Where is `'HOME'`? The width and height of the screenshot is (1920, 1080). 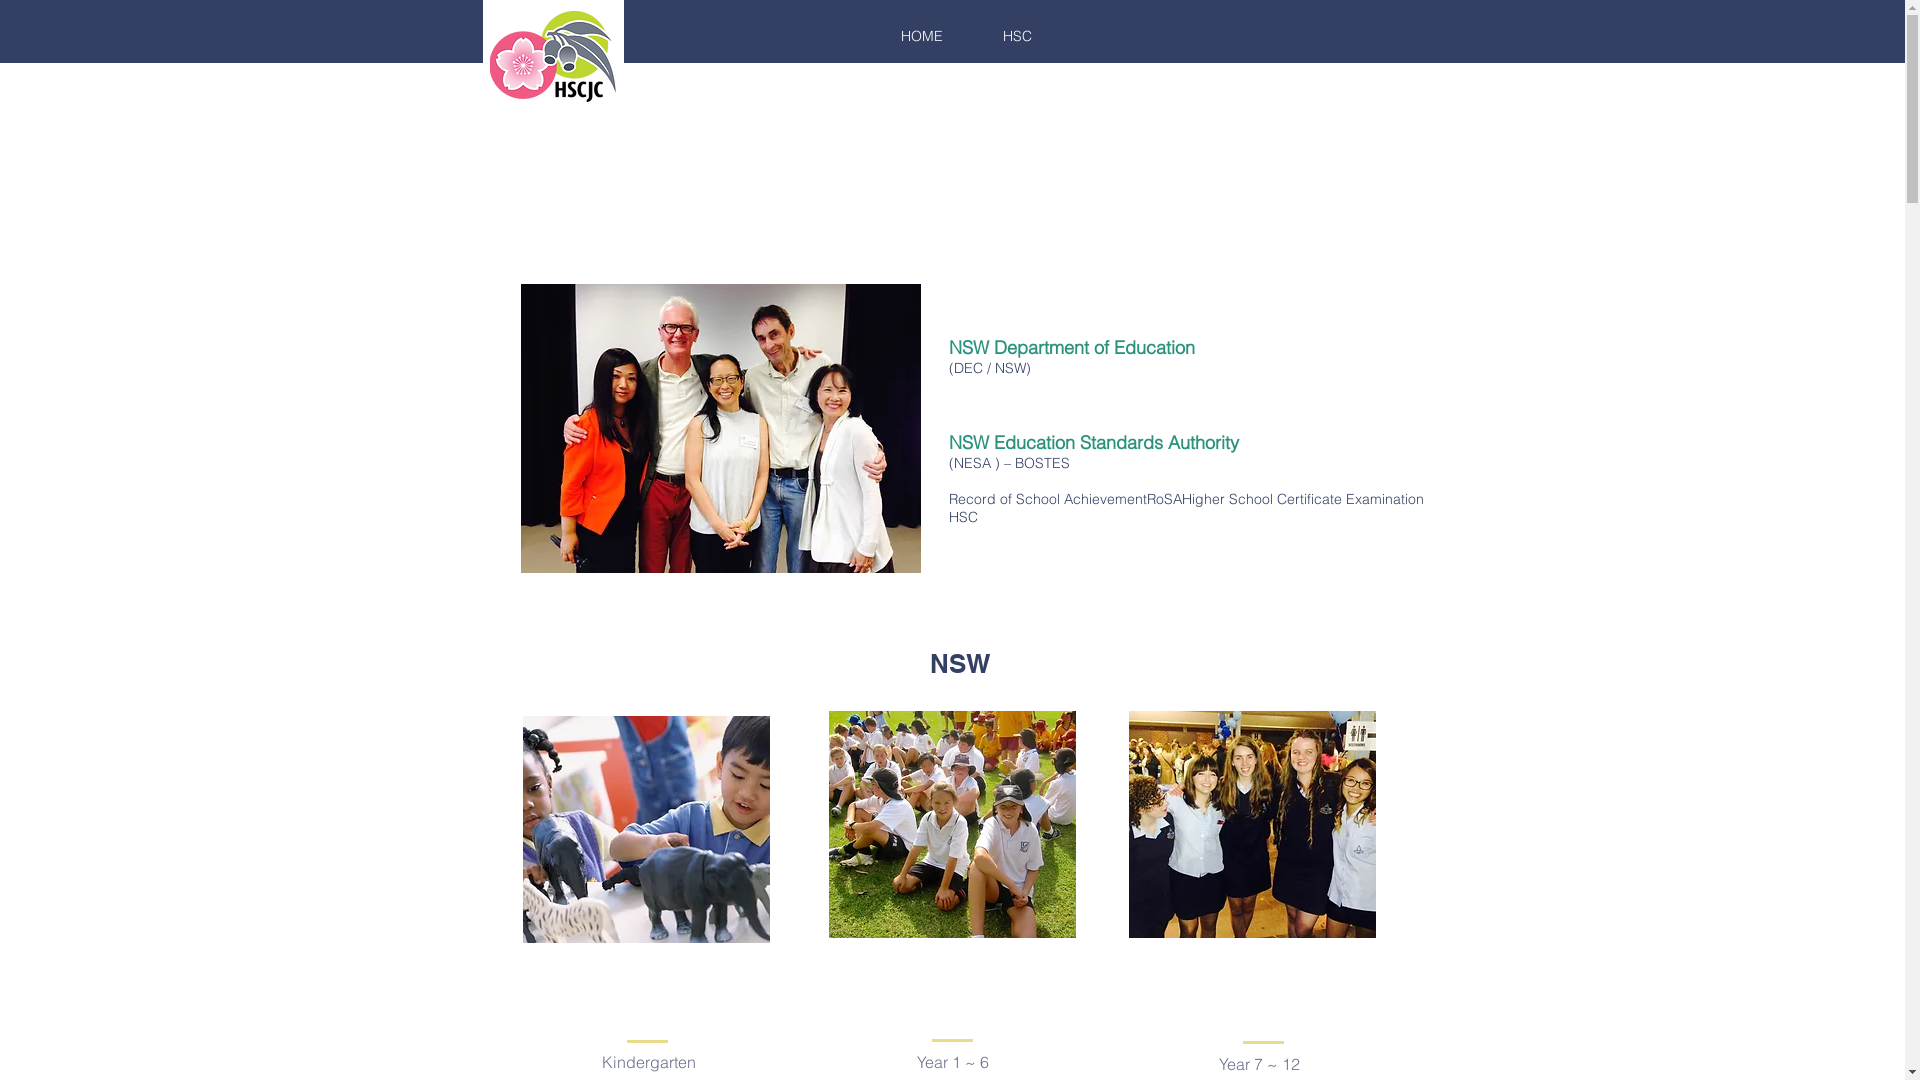
'HOME' is located at coordinates (920, 35).